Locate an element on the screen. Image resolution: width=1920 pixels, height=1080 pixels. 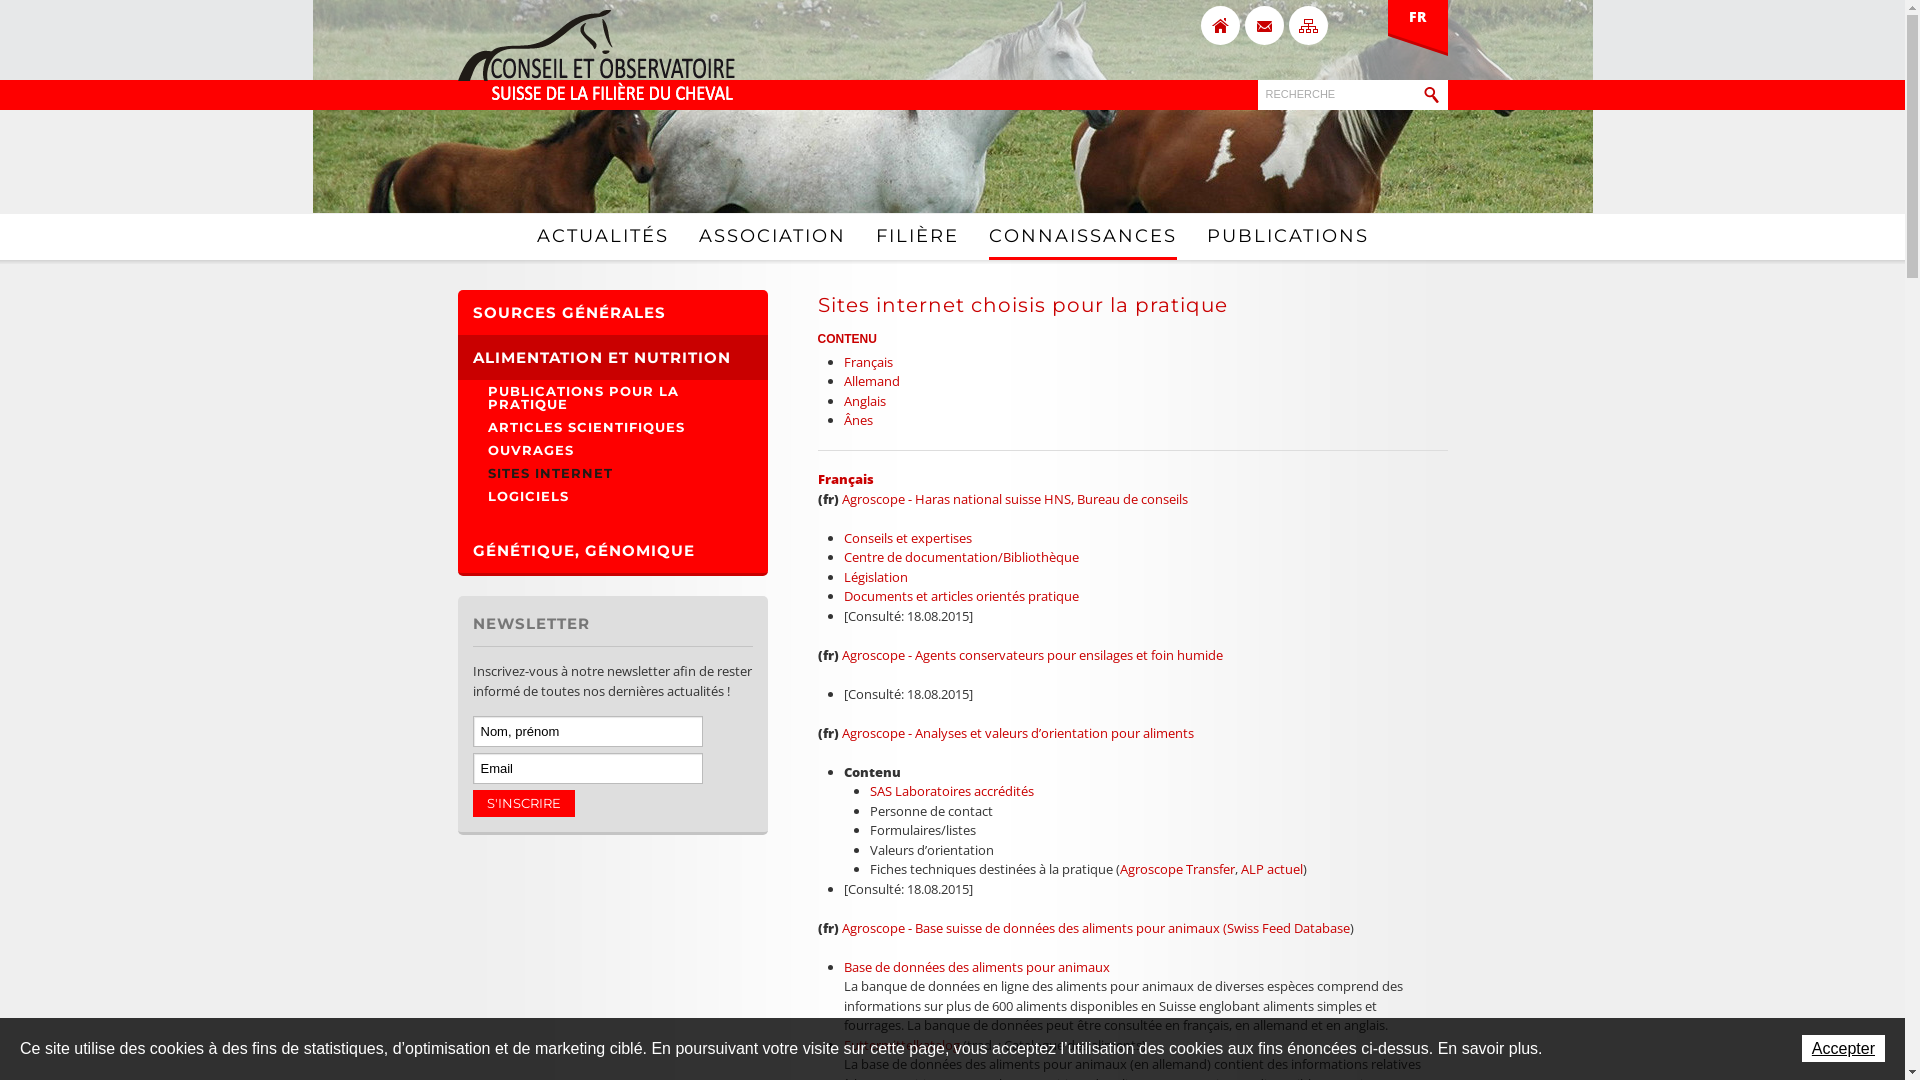
'Contact' is located at coordinates (1262, 25).